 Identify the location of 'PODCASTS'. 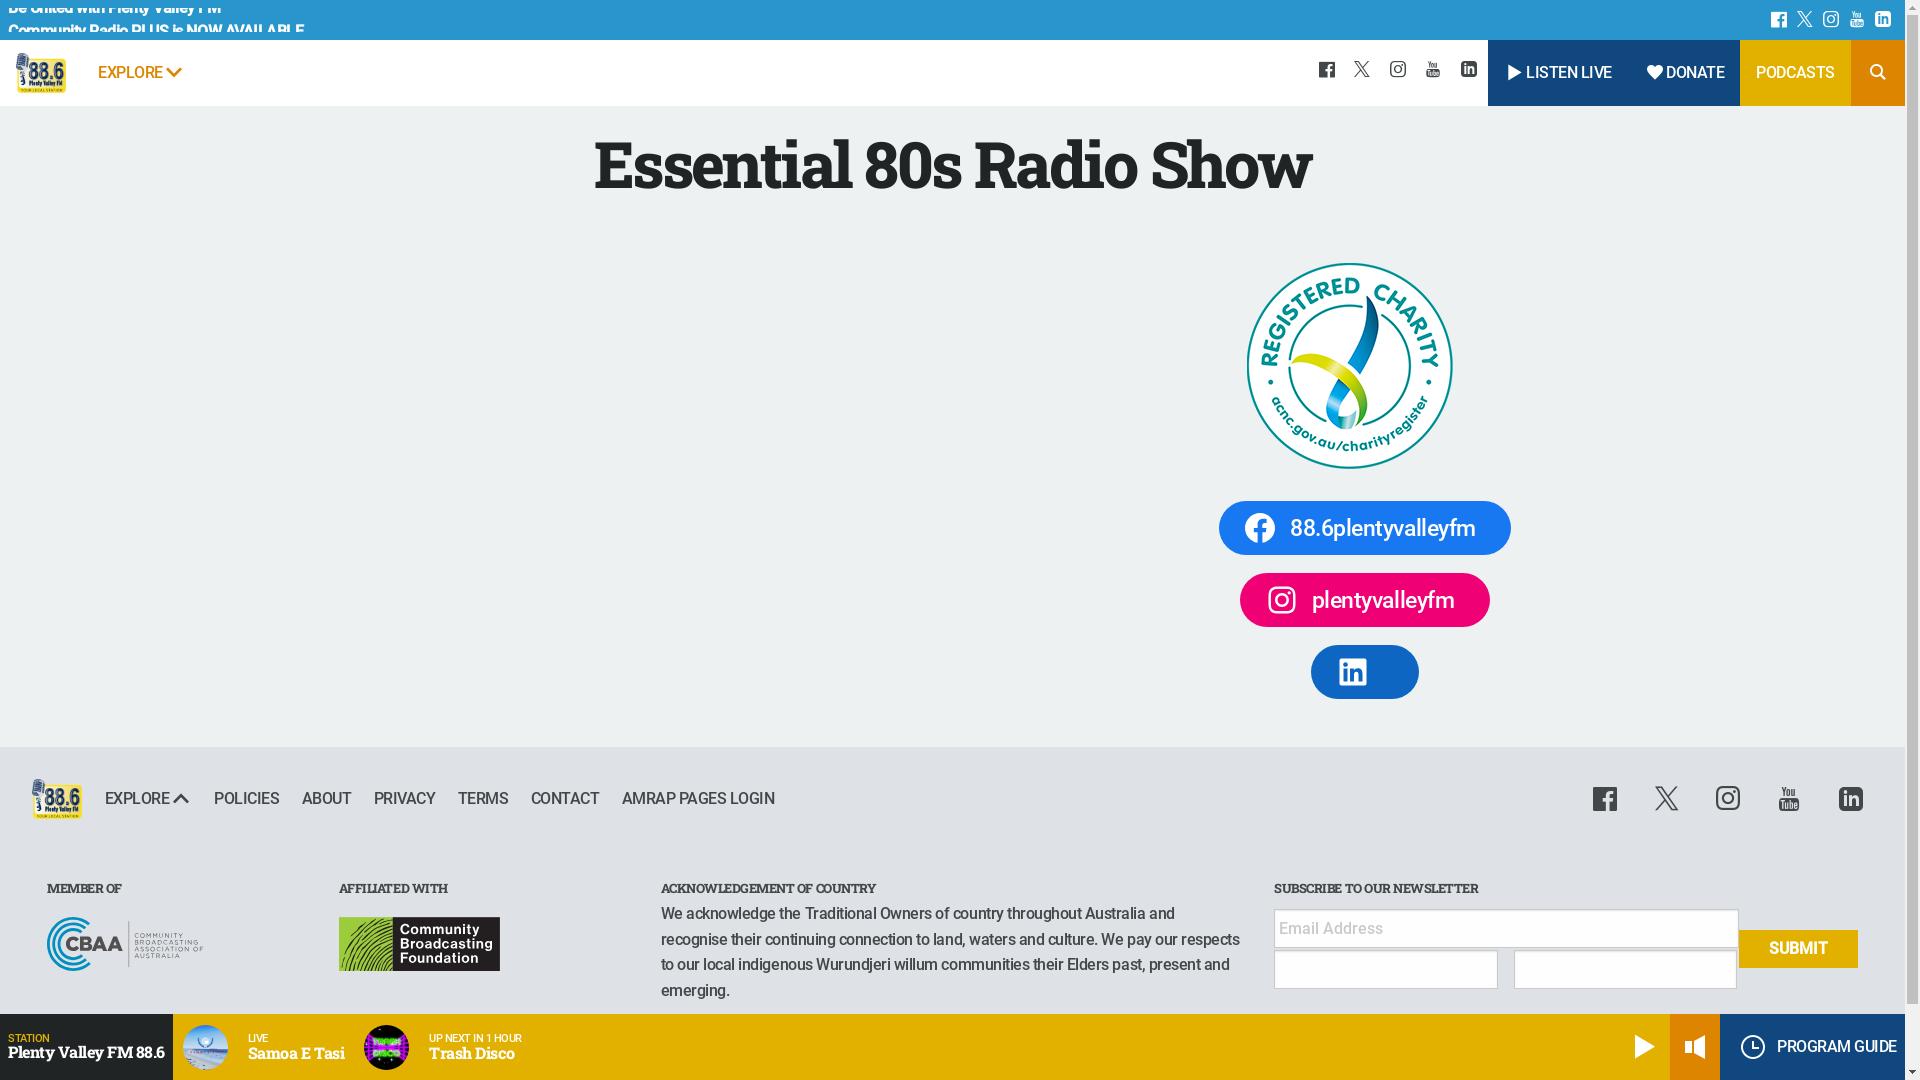
(1795, 72).